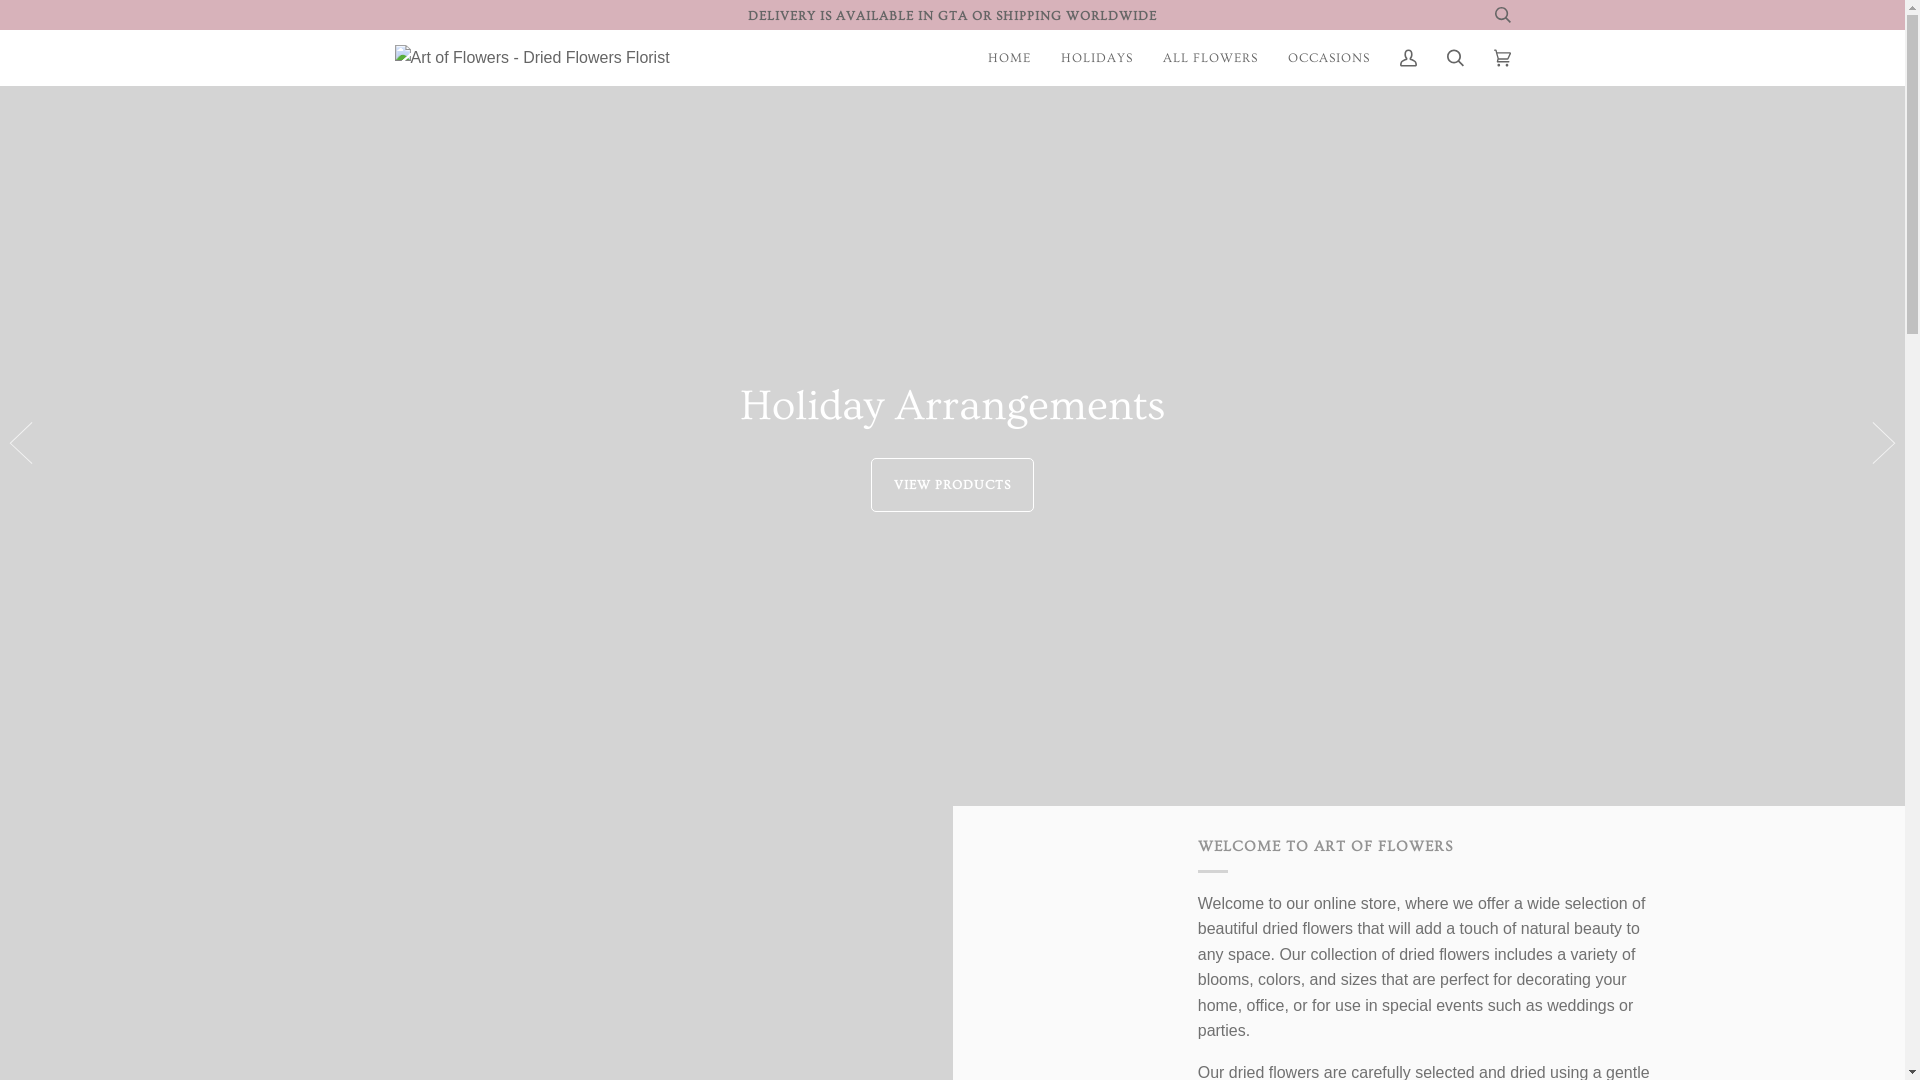  Describe the element at coordinates (1008, 56) in the screenshot. I see `'HOME'` at that location.